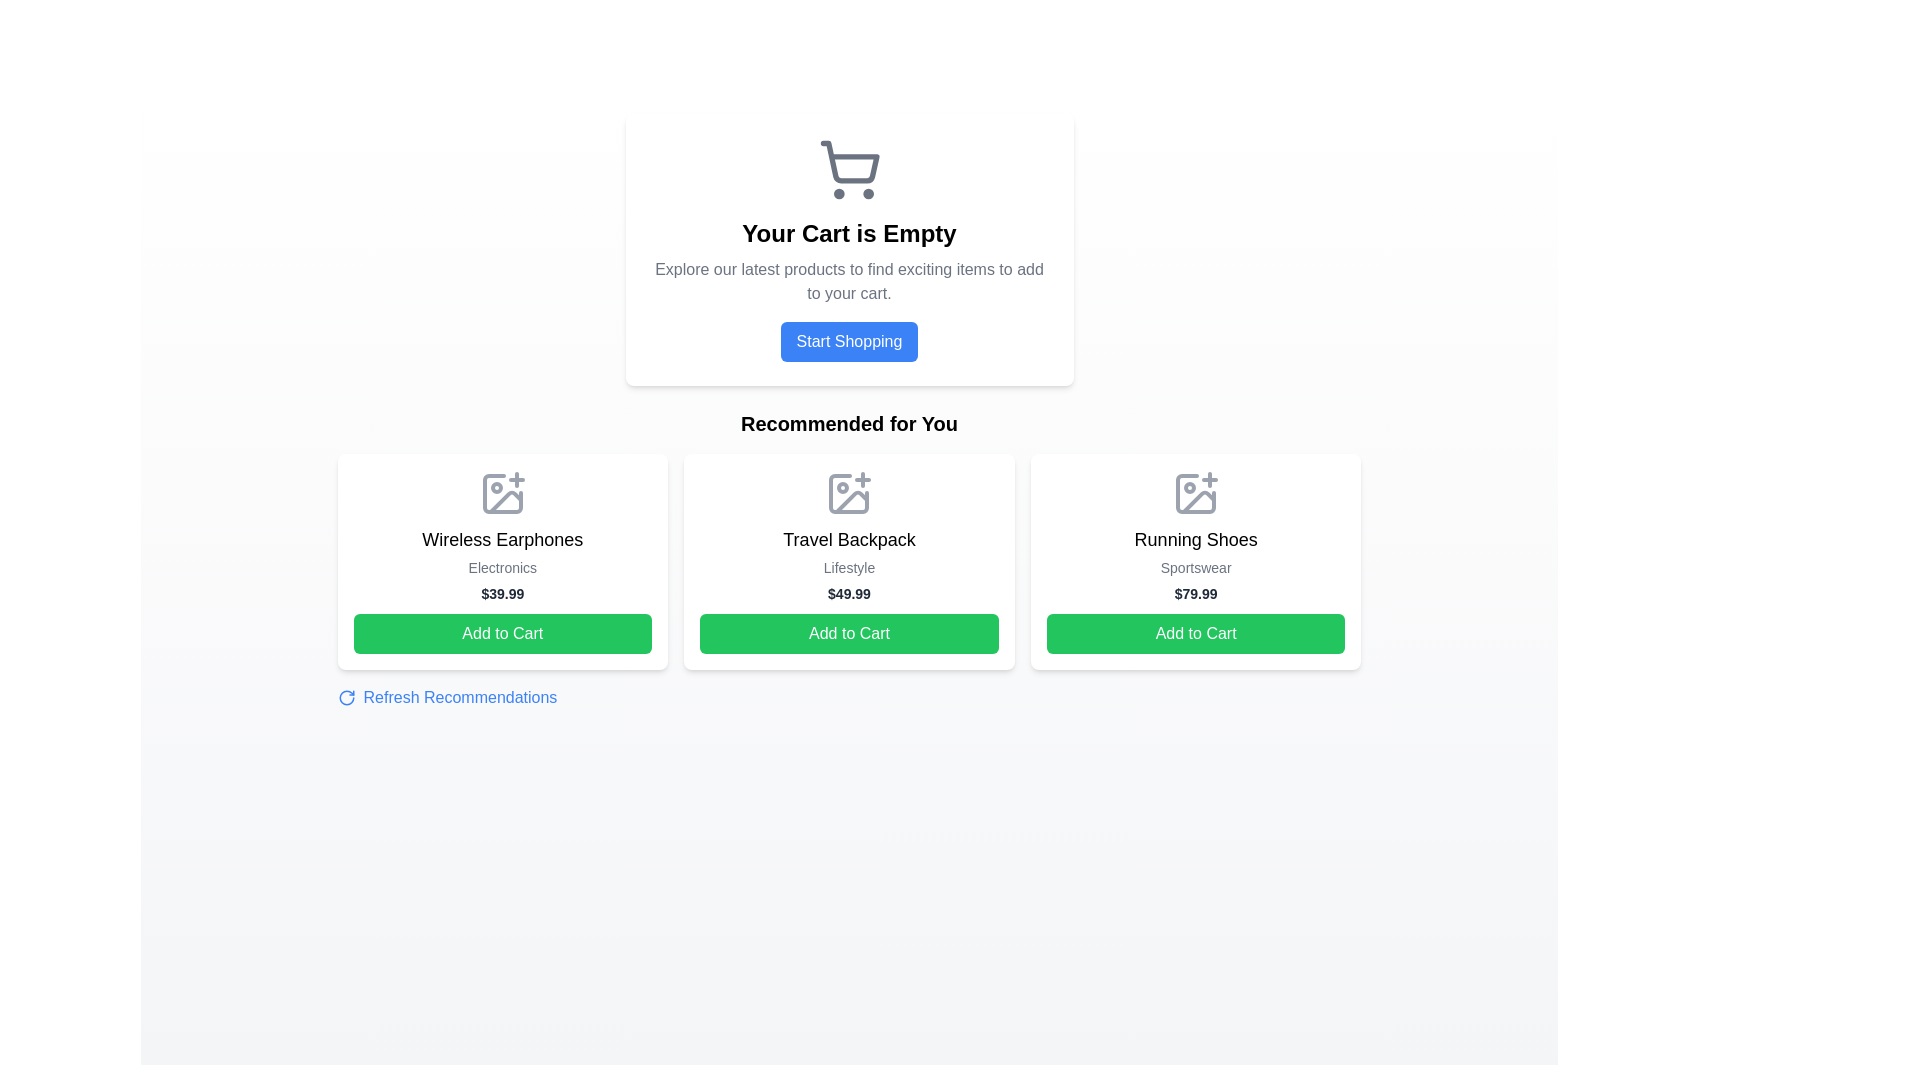 This screenshot has width=1920, height=1080. I want to click on the bold price label reading '$49.99' located in the second recommendation card titled 'Travel Backpack' in the 'Recommended for You' section, positioned below the category label 'Lifestyle' and above the 'Add to Cart' button, so click(849, 593).